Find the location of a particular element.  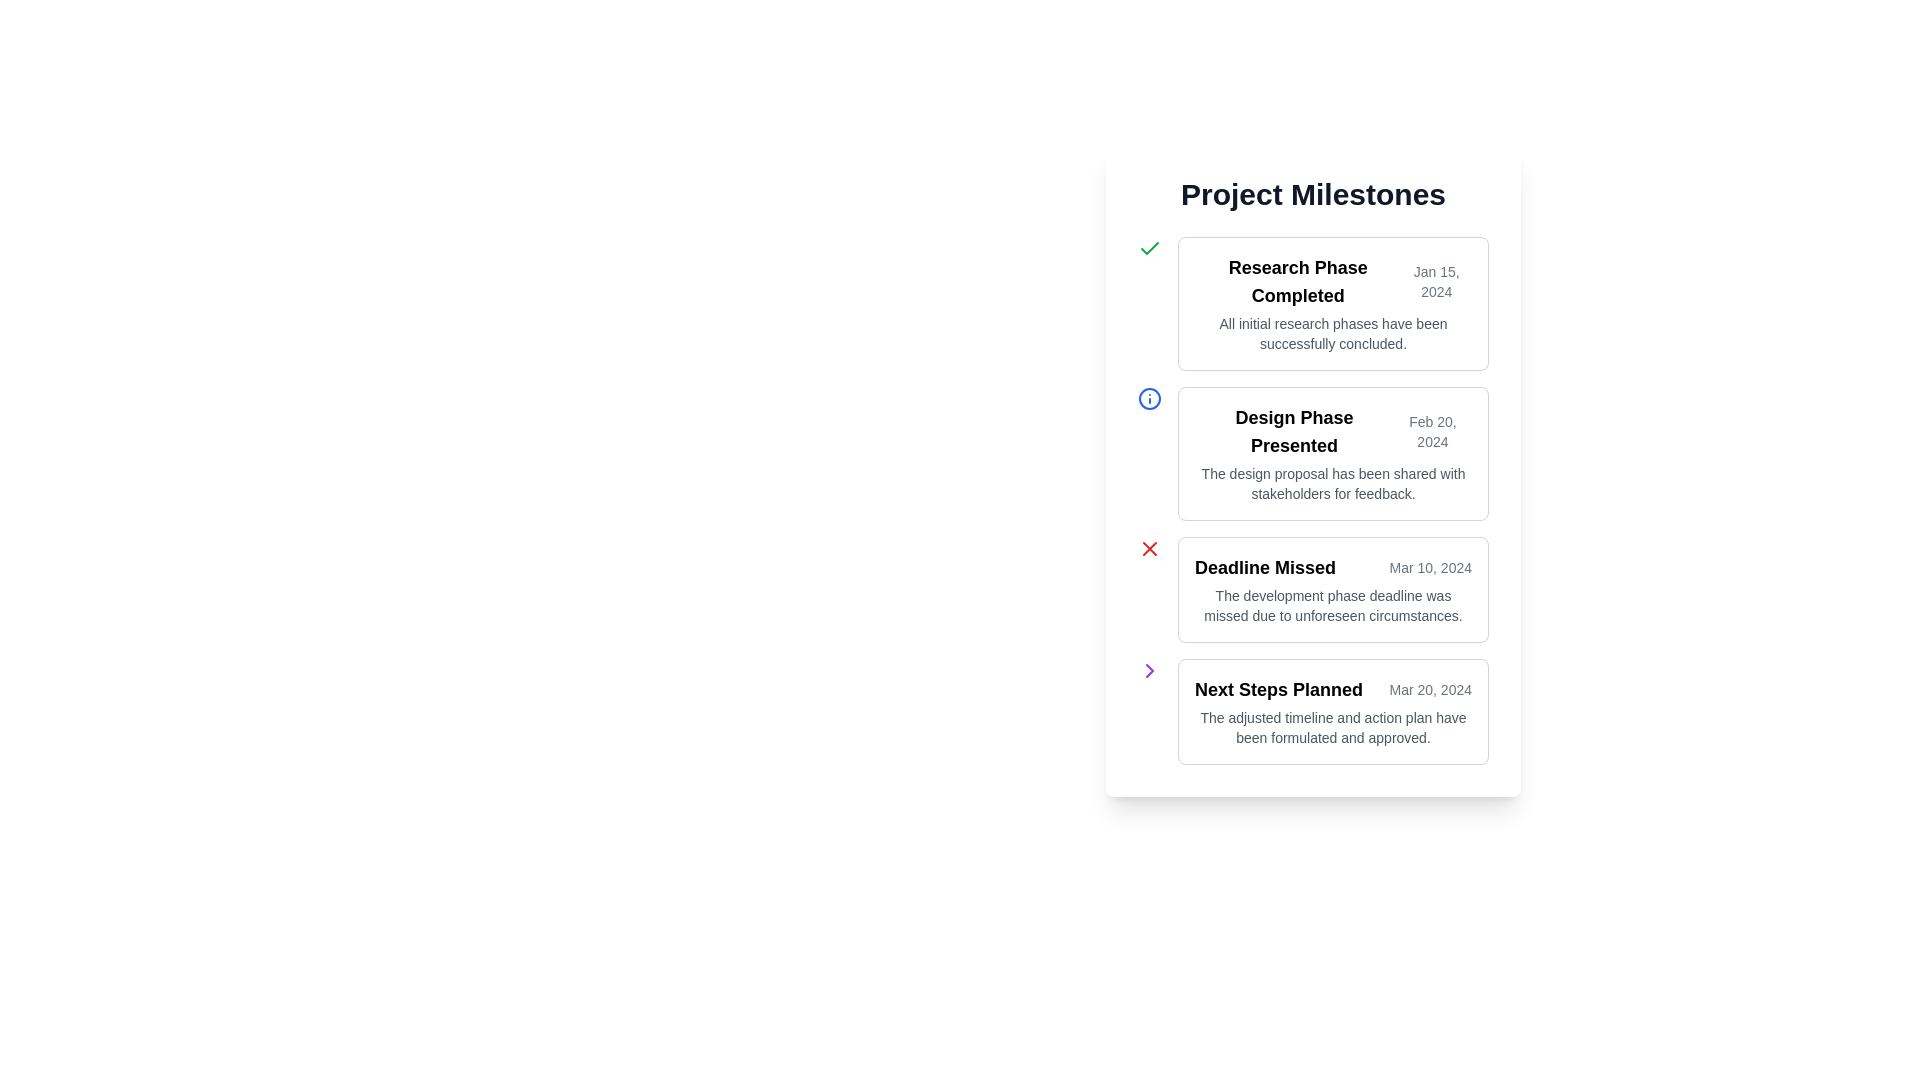

the static text label that serves as the title for a milestone entry, positioned at the top-left section of the milestone card, above the date text is located at coordinates (1294, 431).